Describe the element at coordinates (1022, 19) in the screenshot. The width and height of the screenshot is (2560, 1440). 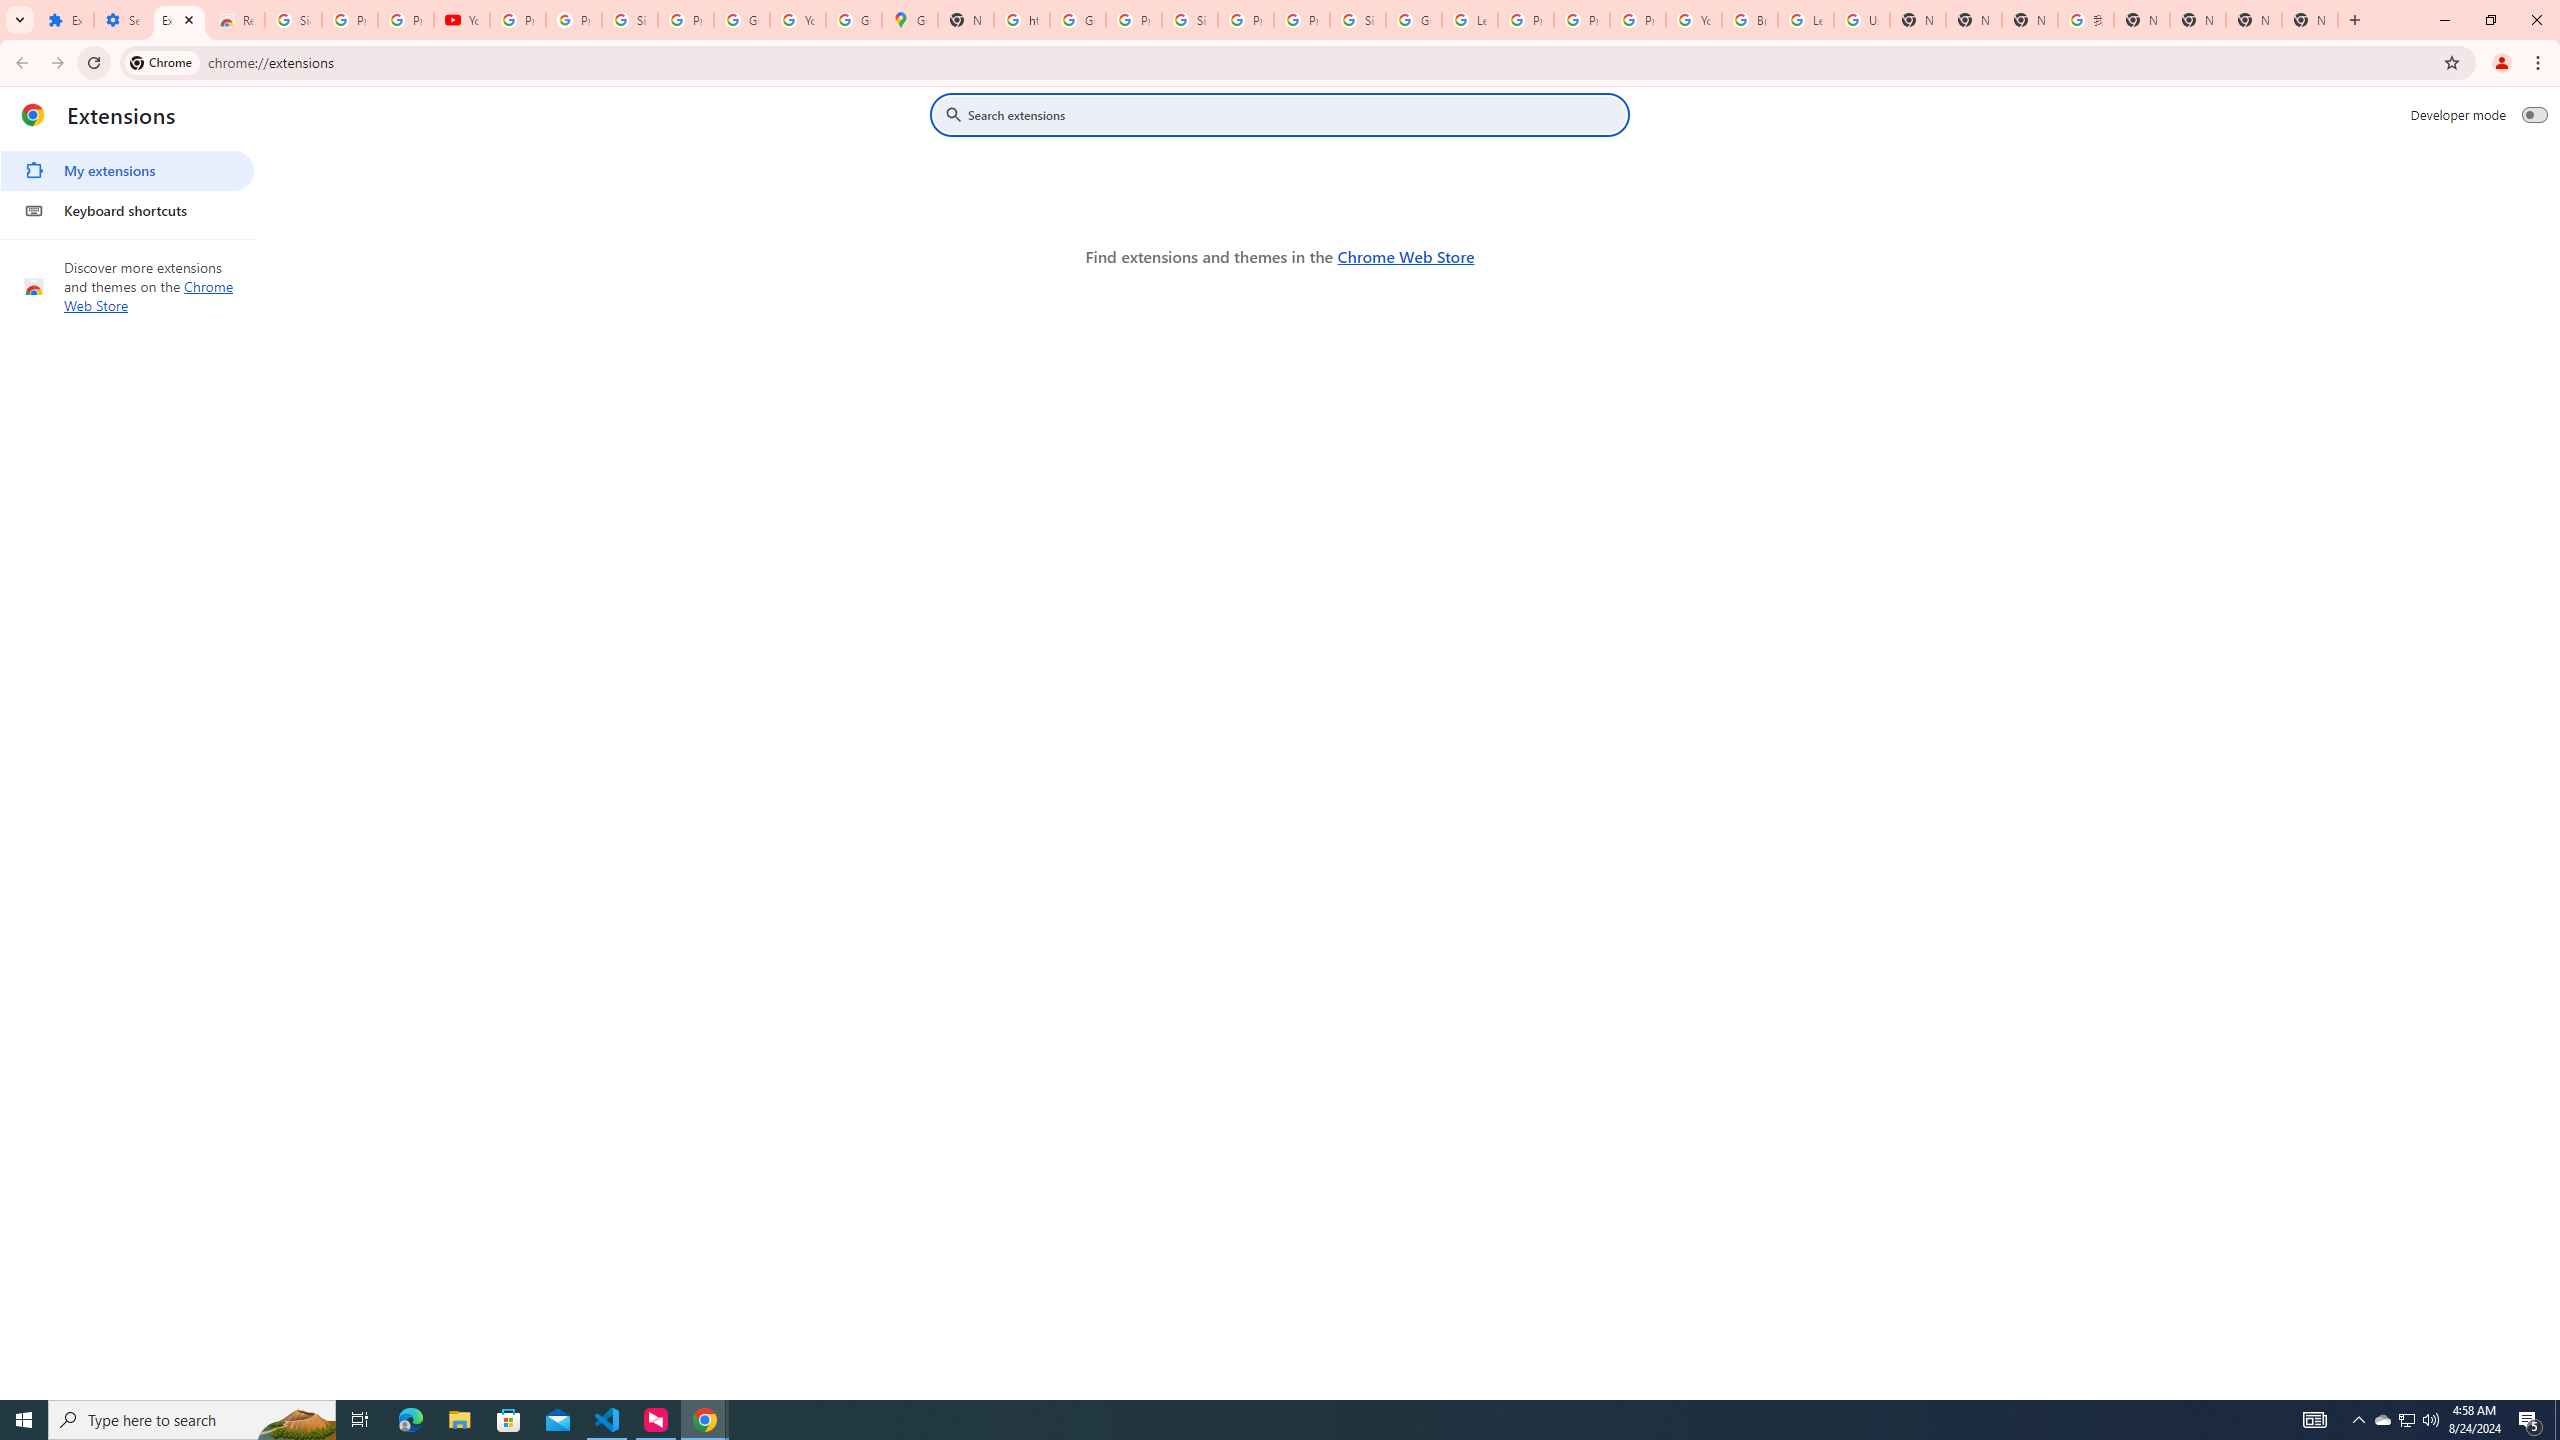
I see `'https://scholar.google.com/'` at that location.